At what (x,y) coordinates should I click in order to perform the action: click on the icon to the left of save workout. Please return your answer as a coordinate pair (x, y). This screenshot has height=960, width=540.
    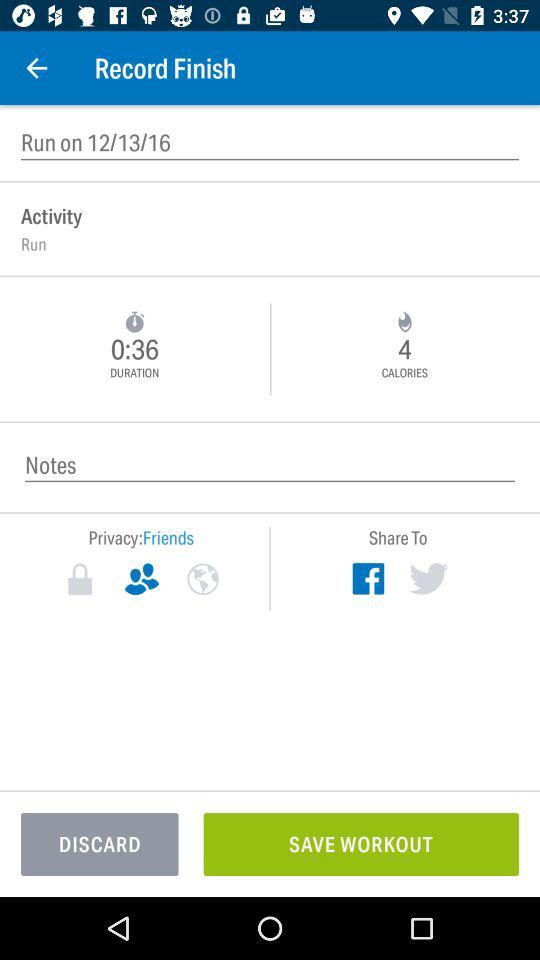
    Looking at the image, I should click on (98, 843).